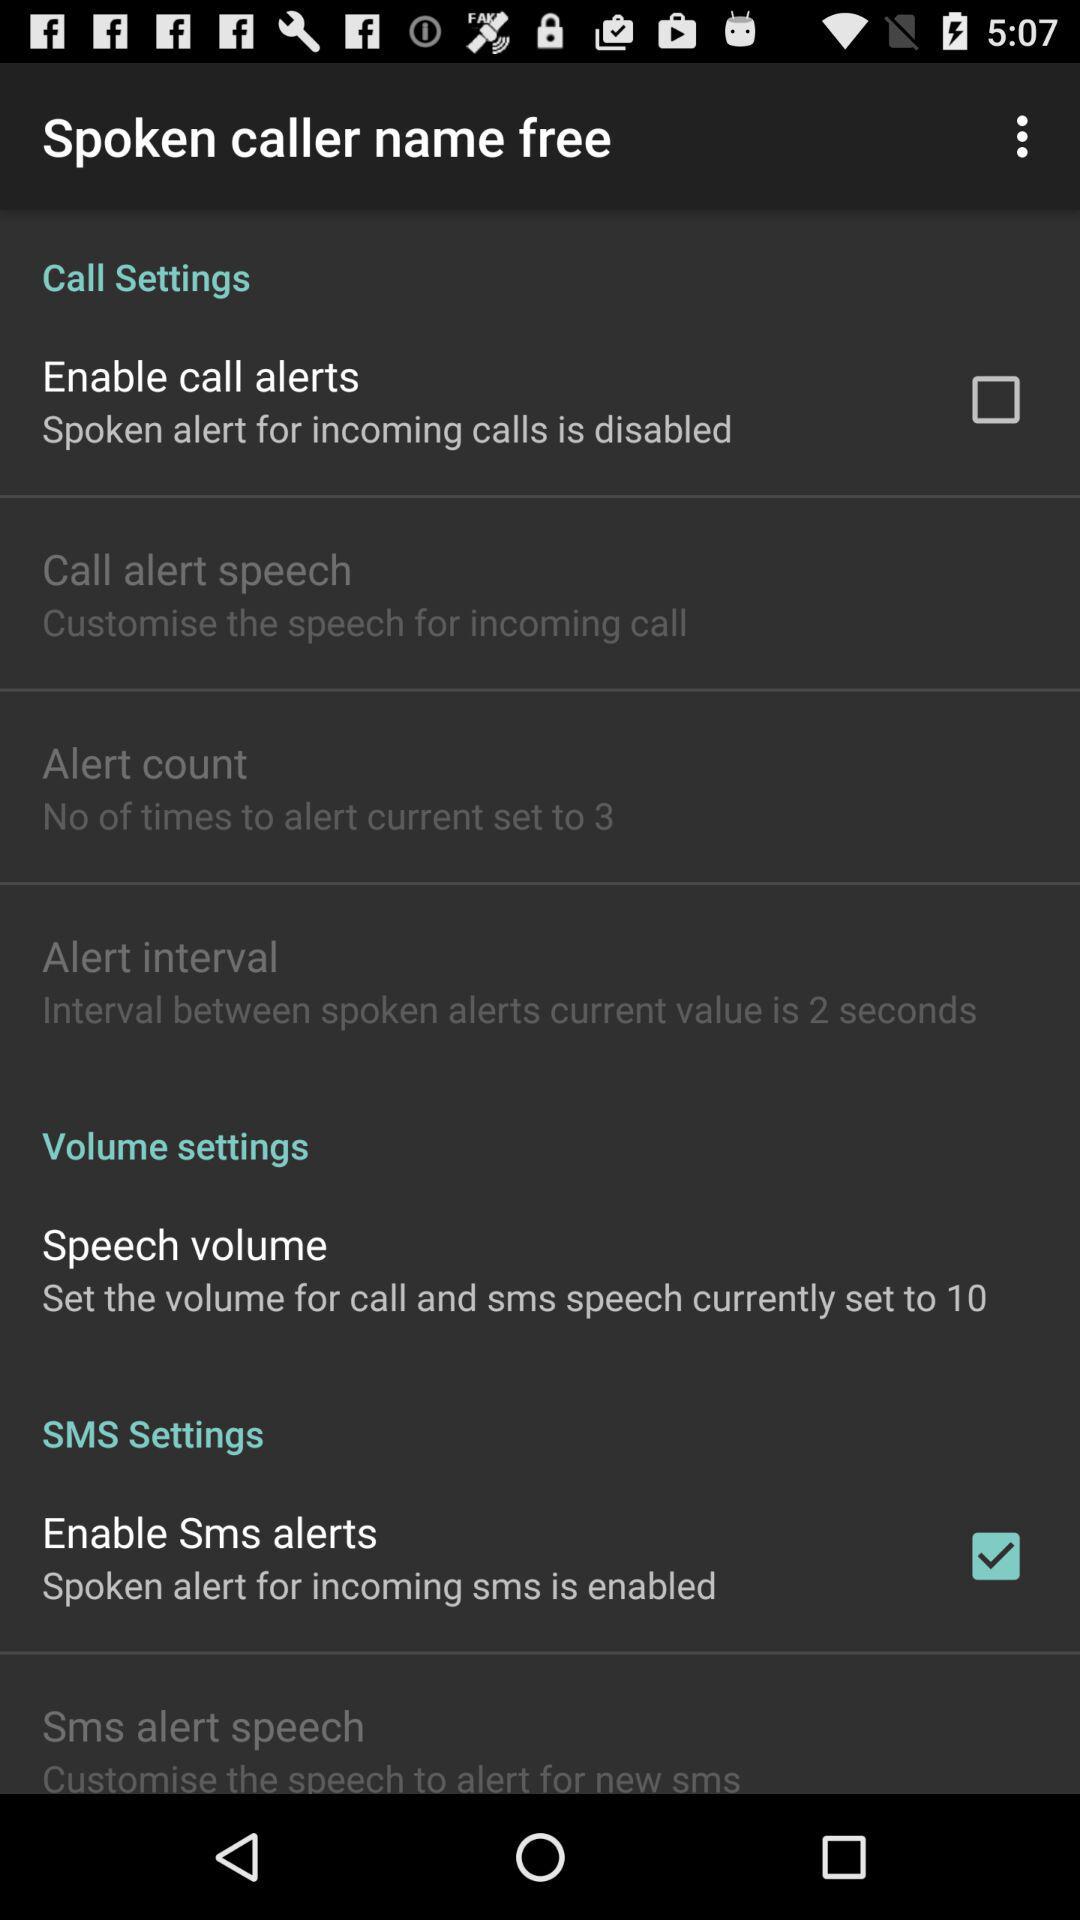  Describe the element at coordinates (513, 1296) in the screenshot. I see `the set the volume` at that location.